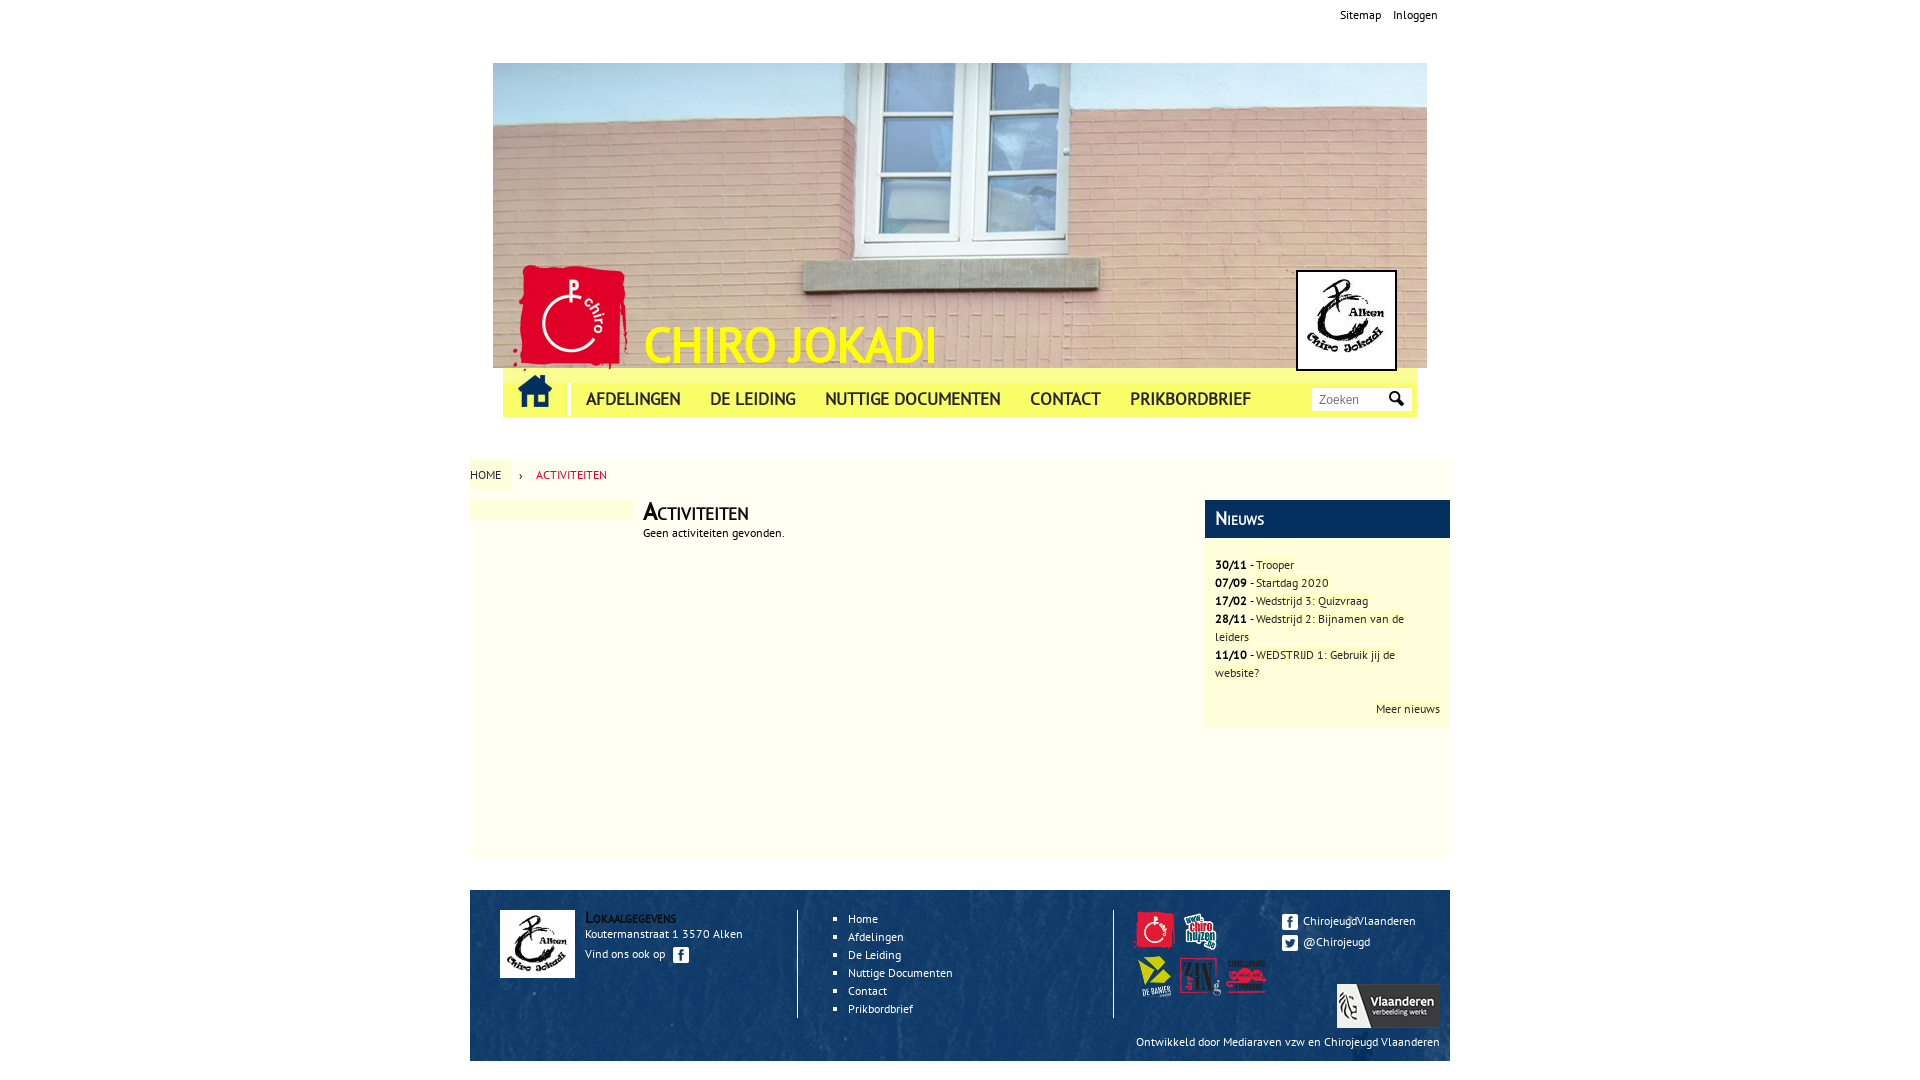 This screenshot has width=1920, height=1080. What do you see at coordinates (848, 1008) in the screenshot?
I see `'Prikbordbrief'` at bounding box center [848, 1008].